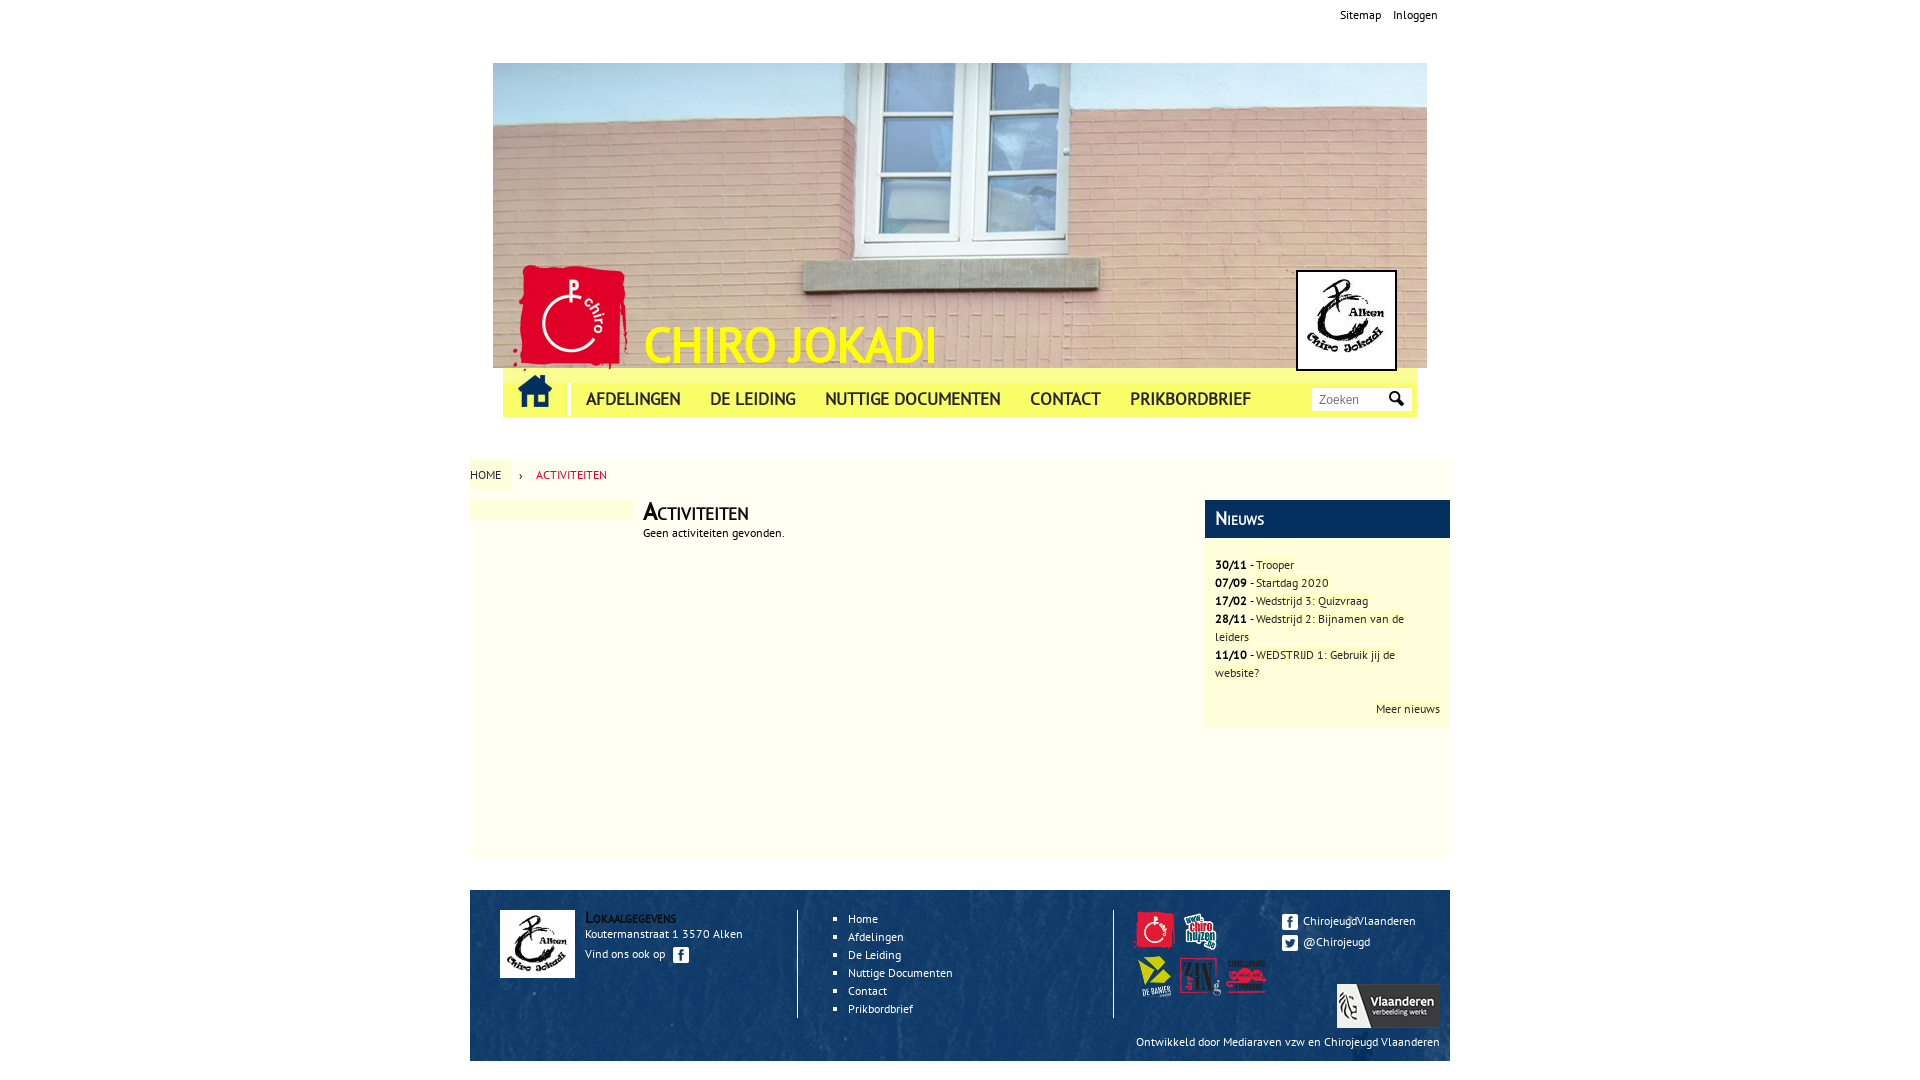 This screenshot has width=1920, height=1080. What do you see at coordinates (848, 1008) in the screenshot?
I see `'Prikbordbrief'` at bounding box center [848, 1008].